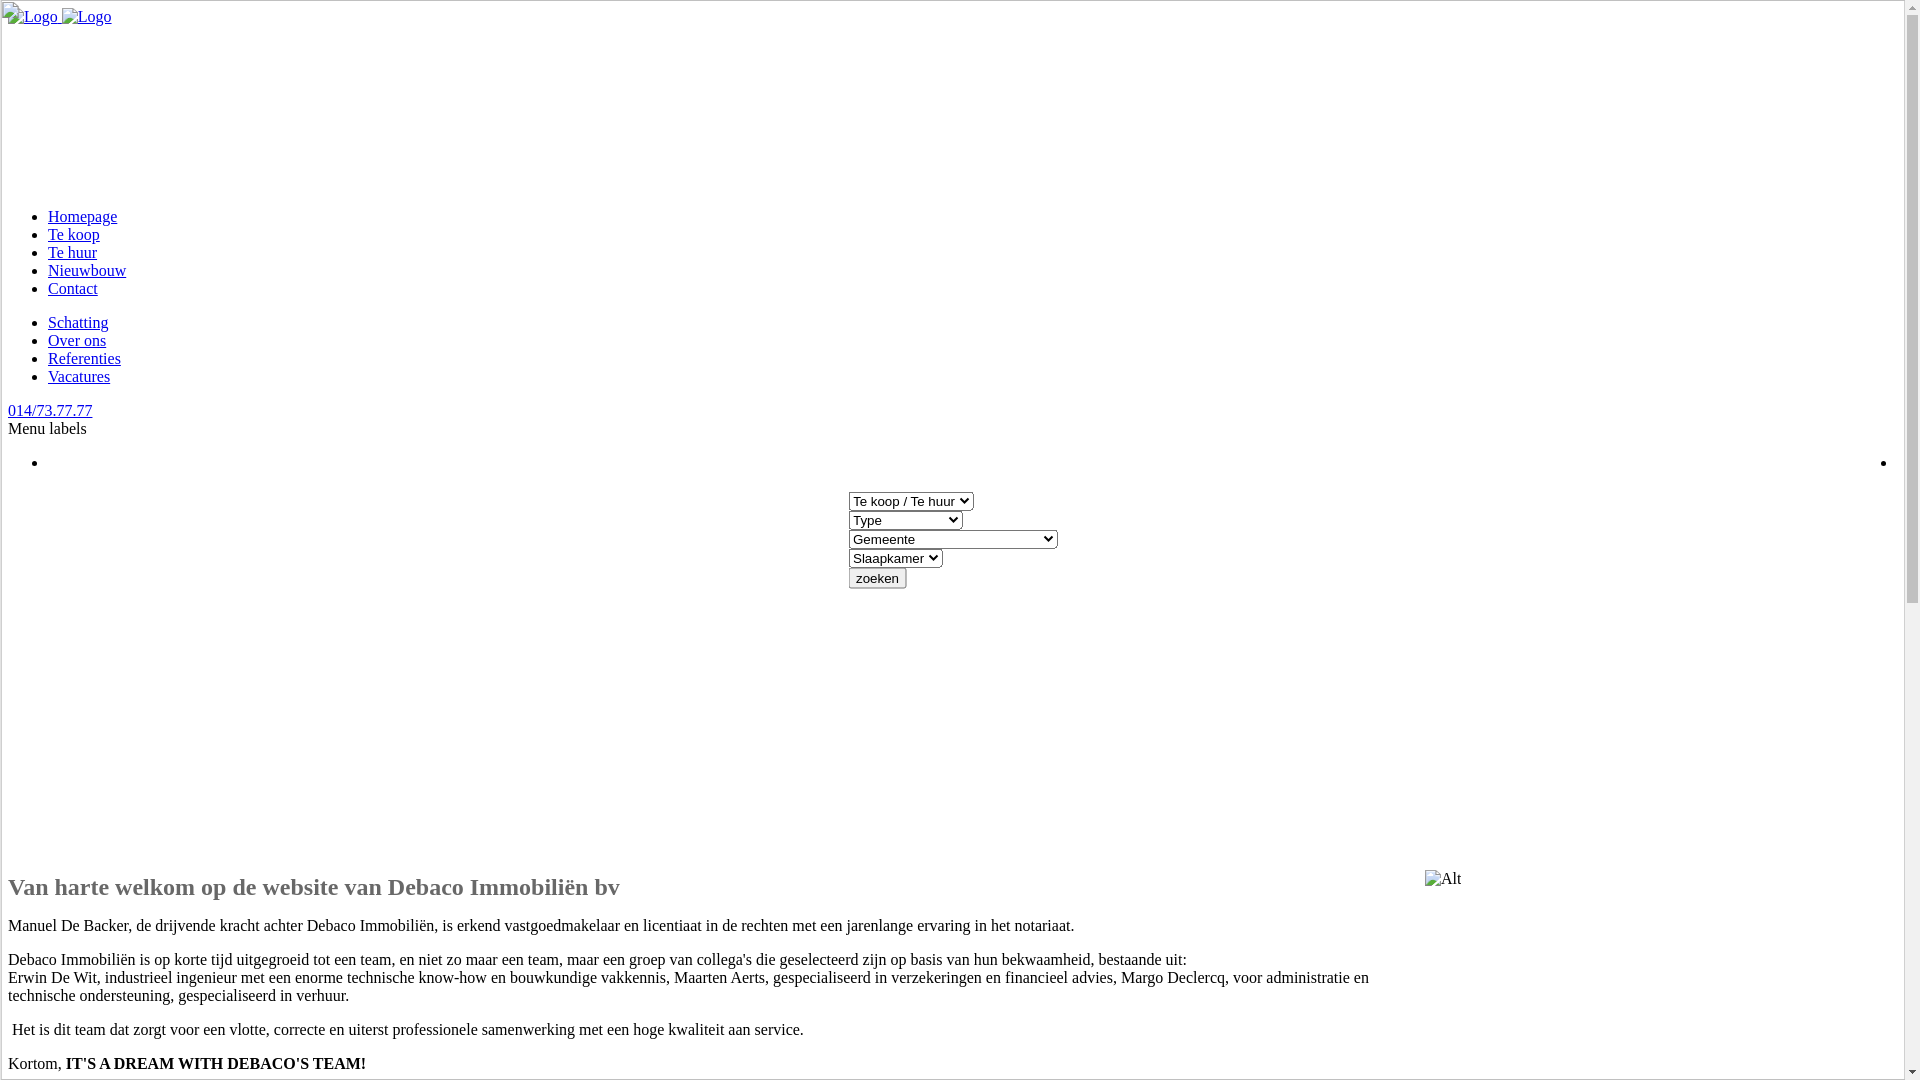 The width and height of the screenshot is (1920, 1080). I want to click on 'Over ons', so click(48, 339).